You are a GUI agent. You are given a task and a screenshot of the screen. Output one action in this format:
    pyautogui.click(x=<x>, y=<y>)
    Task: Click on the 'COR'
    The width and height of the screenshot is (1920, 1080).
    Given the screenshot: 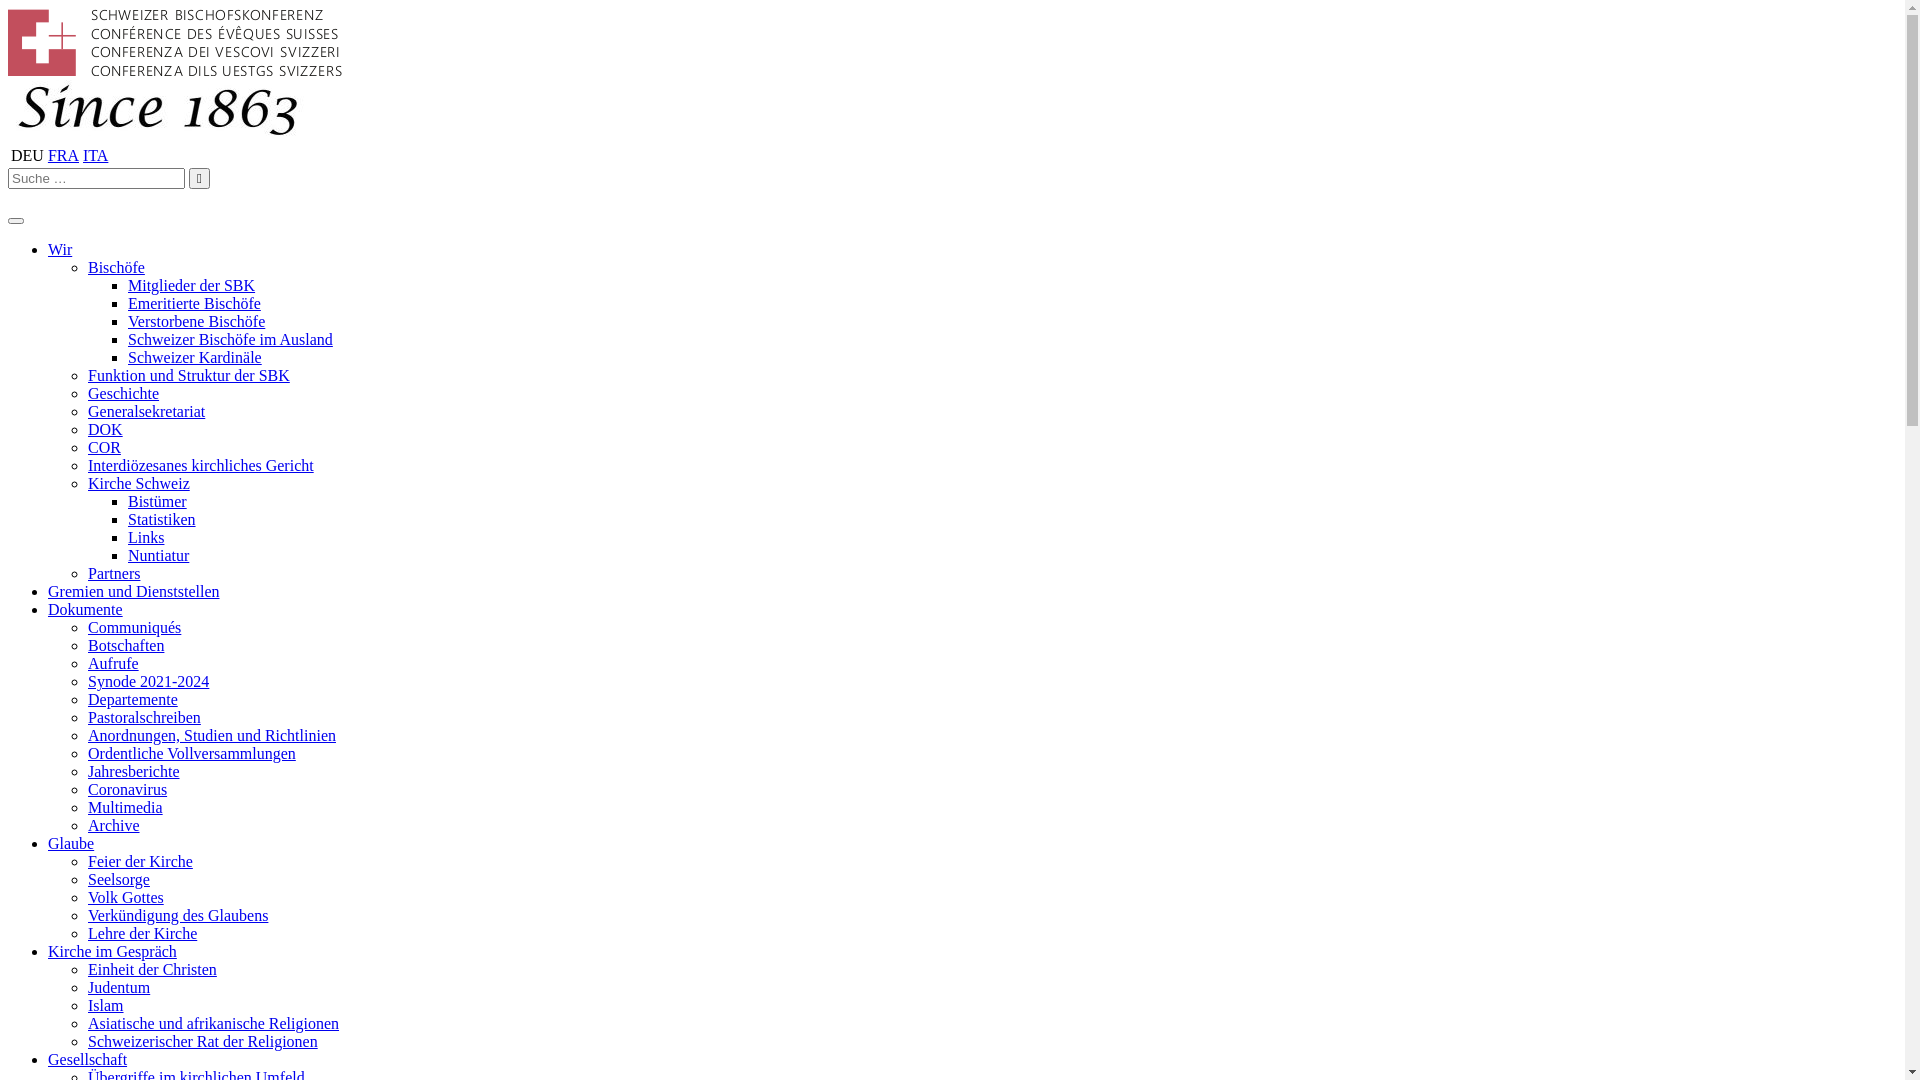 What is the action you would take?
    pyautogui.click(x=103, y=446)
    